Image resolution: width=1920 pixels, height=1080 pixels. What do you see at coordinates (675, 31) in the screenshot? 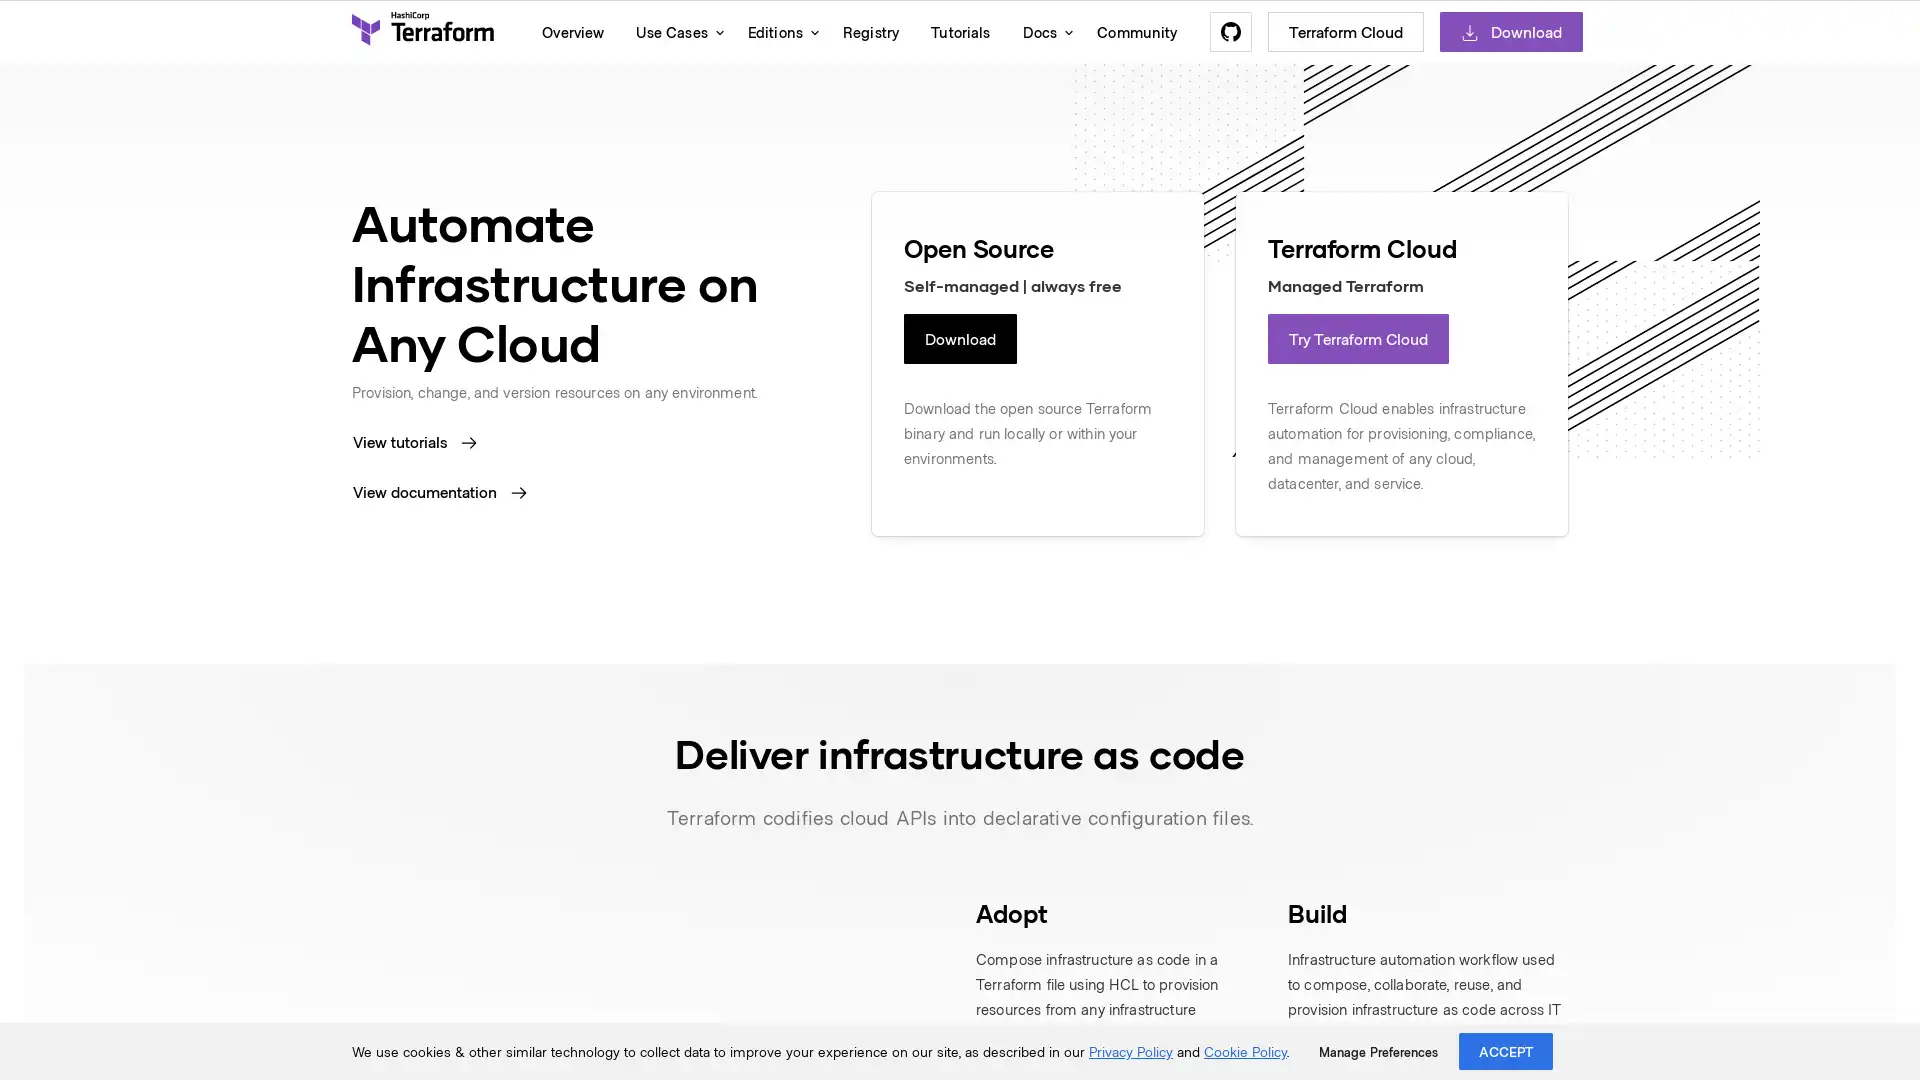
I see `Use Cases` at bounding box center [675, 31].